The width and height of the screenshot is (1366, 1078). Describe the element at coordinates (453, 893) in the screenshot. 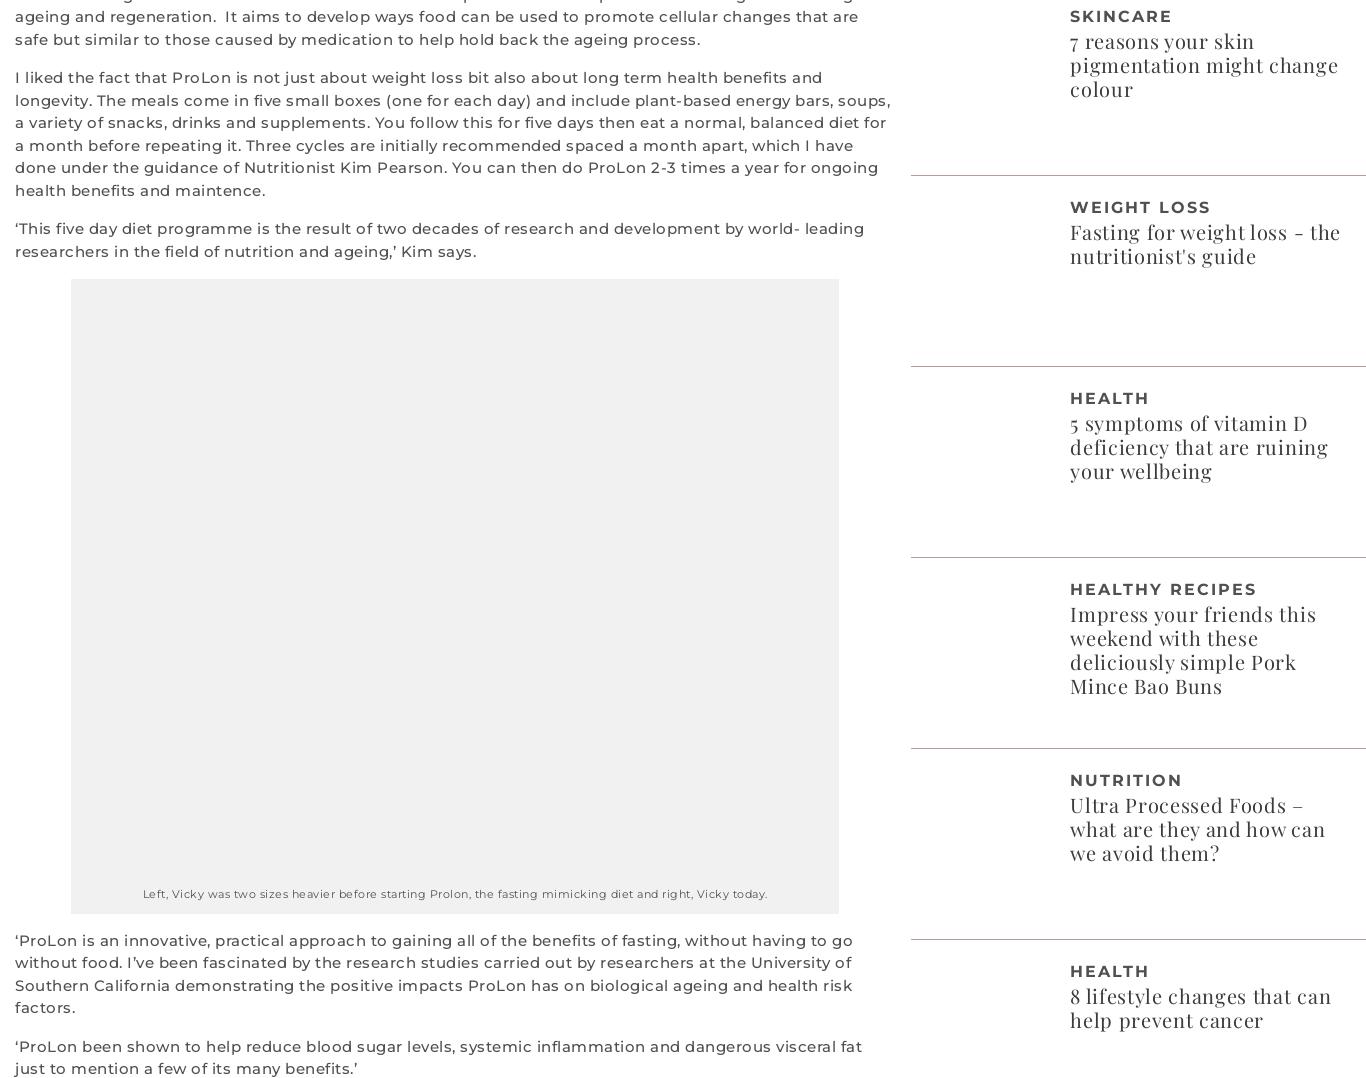

I see `'Left, Vicky was two sizes heavier before starting Prolon, the fasting mimicking diet and right, Vicky today.'` at that location.